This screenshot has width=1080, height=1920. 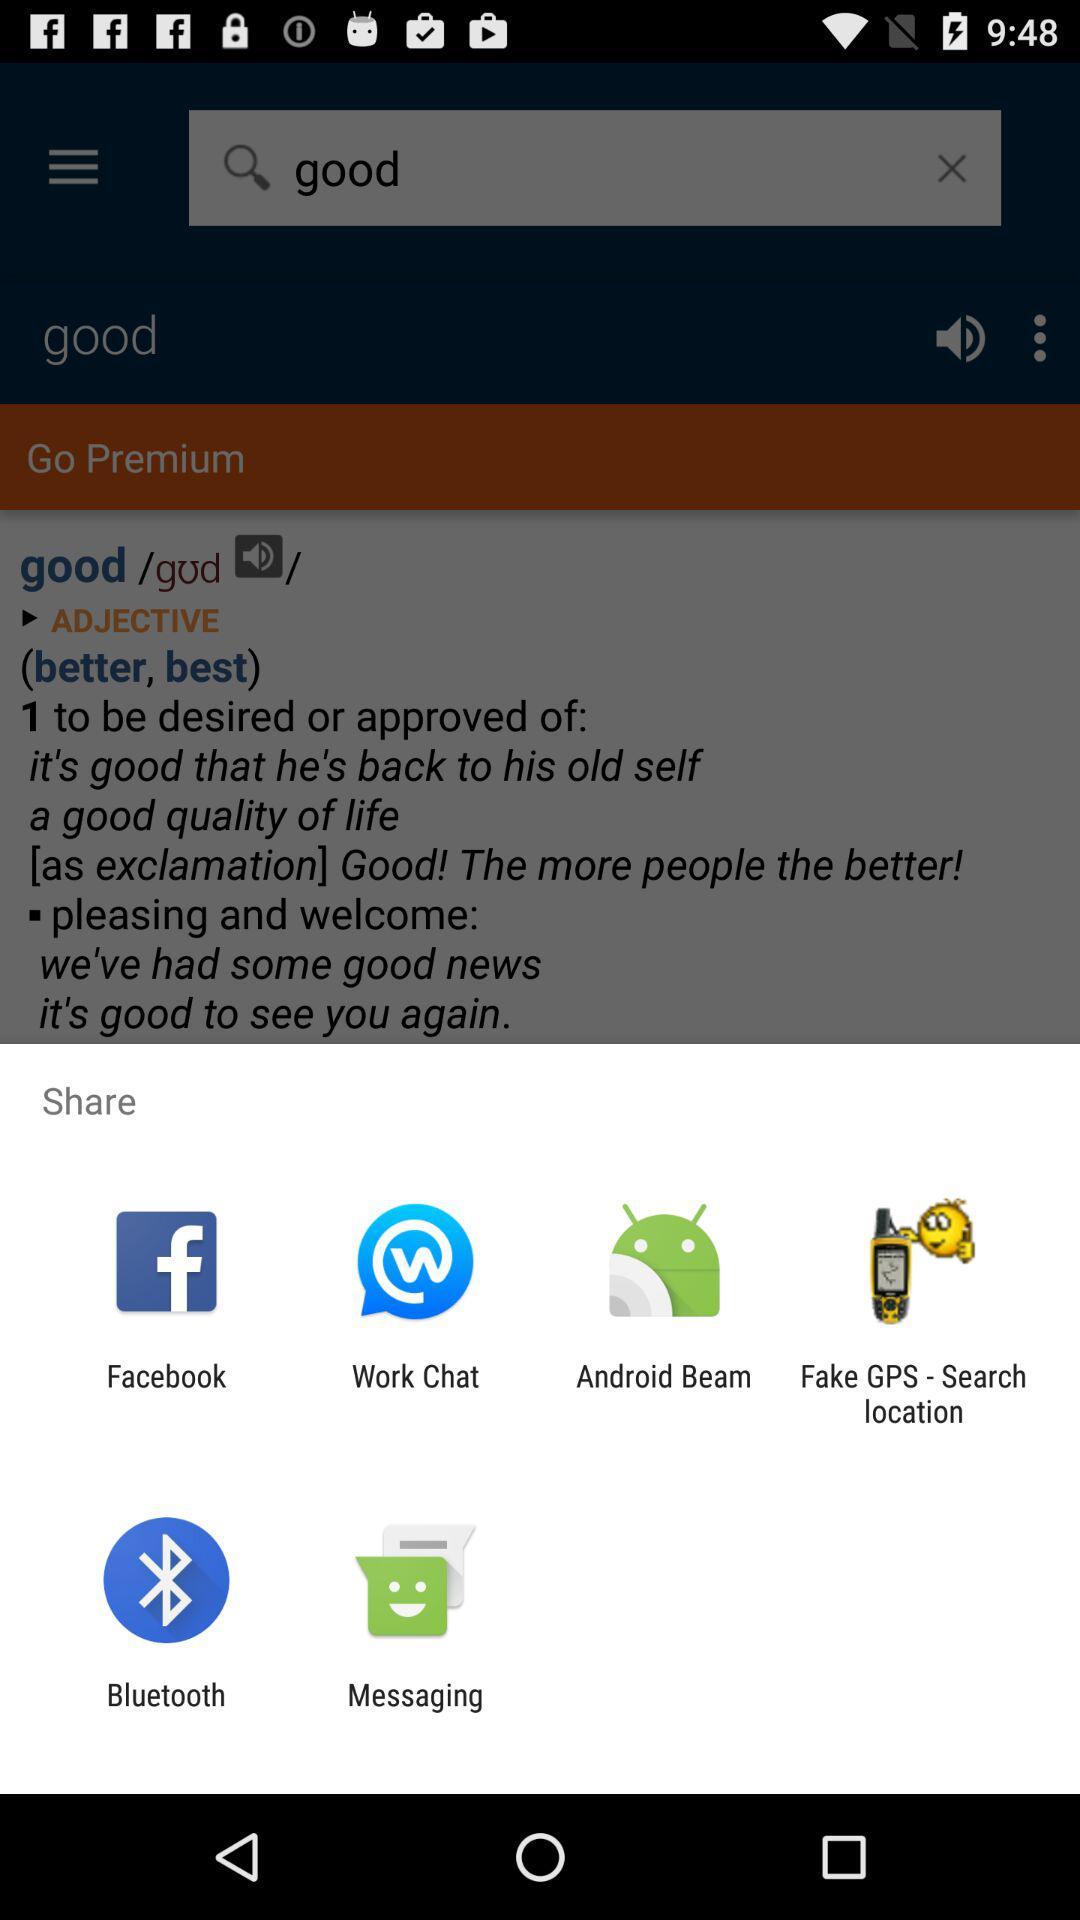 What do you see at coordinates (414, 1392) in the screenshot?
I see `the item to the right of the facebook` at bounding box center [414, 1392].